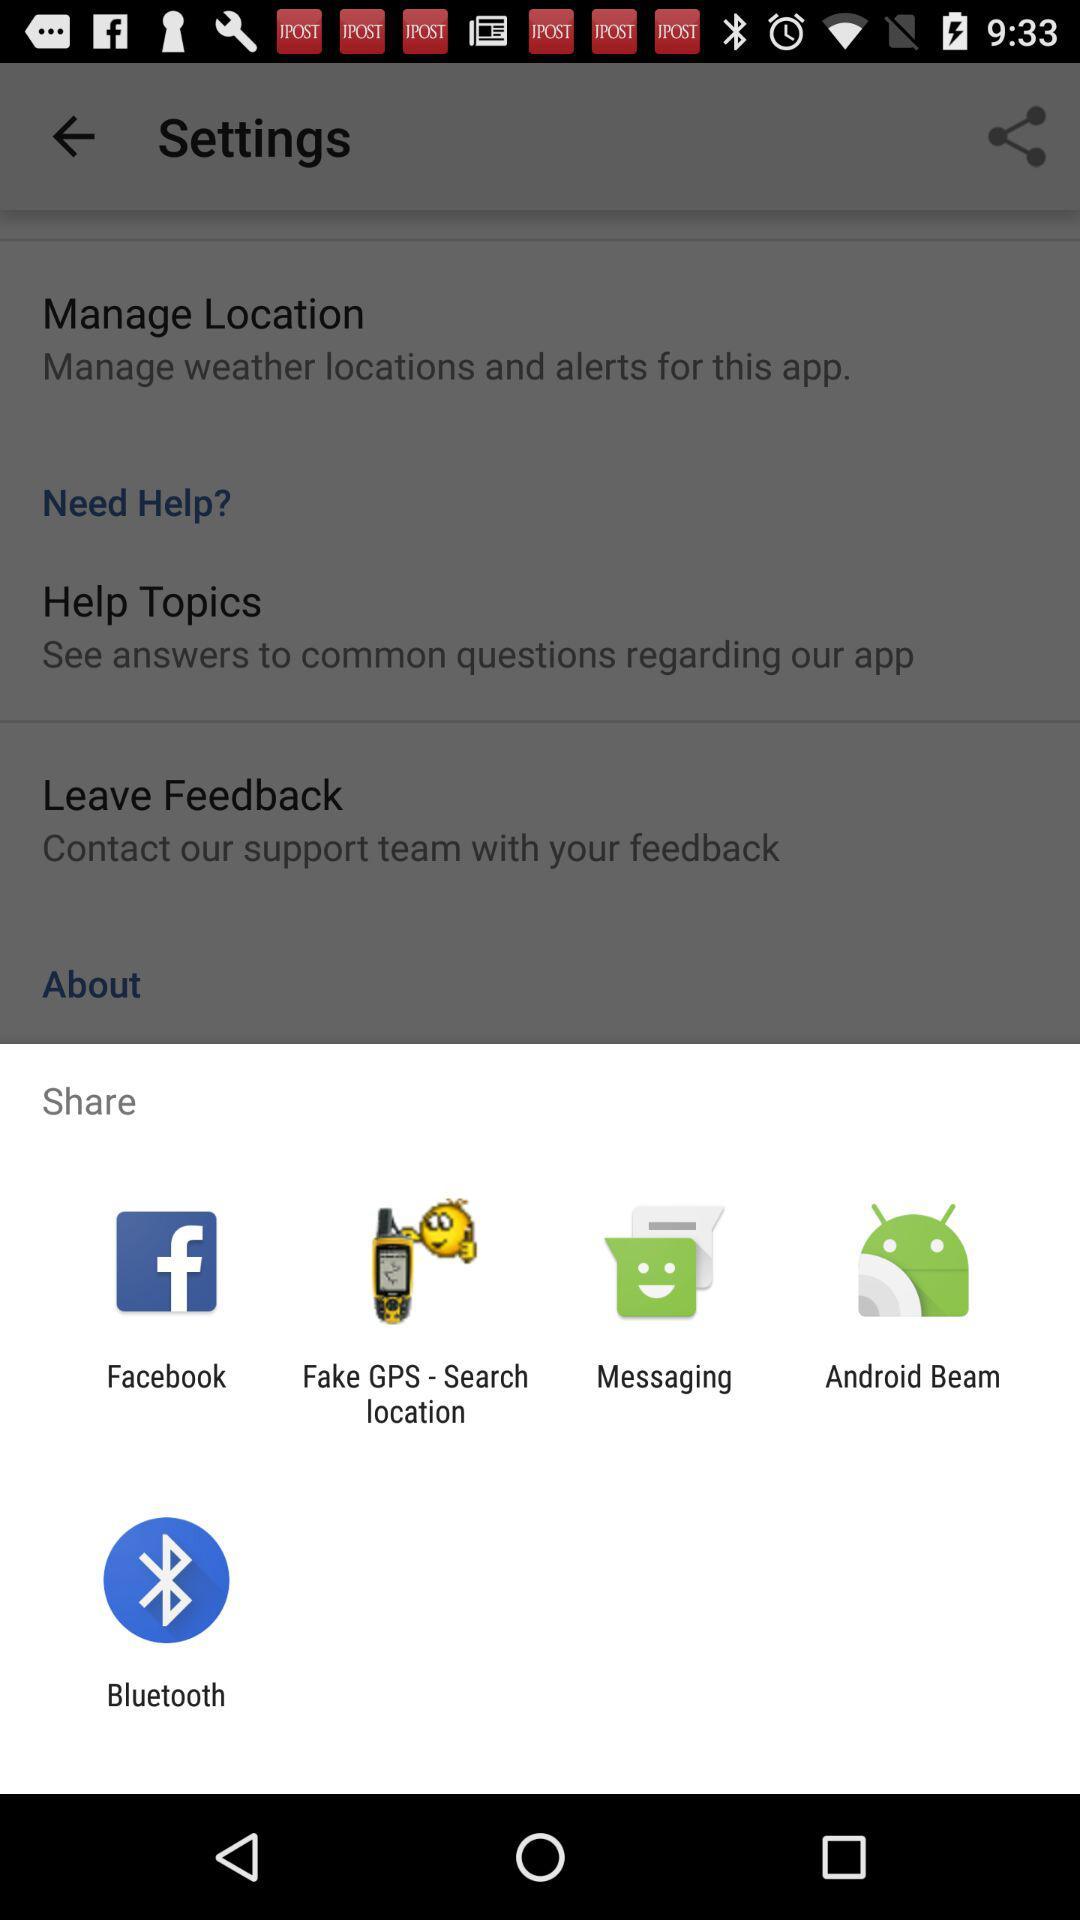 This screenshot has width=1080, height=1920. What do you see at coordinates (913, 1392) in the screenshot?
I see `item next to the messaging icon` at bounding box center [913, 1392].